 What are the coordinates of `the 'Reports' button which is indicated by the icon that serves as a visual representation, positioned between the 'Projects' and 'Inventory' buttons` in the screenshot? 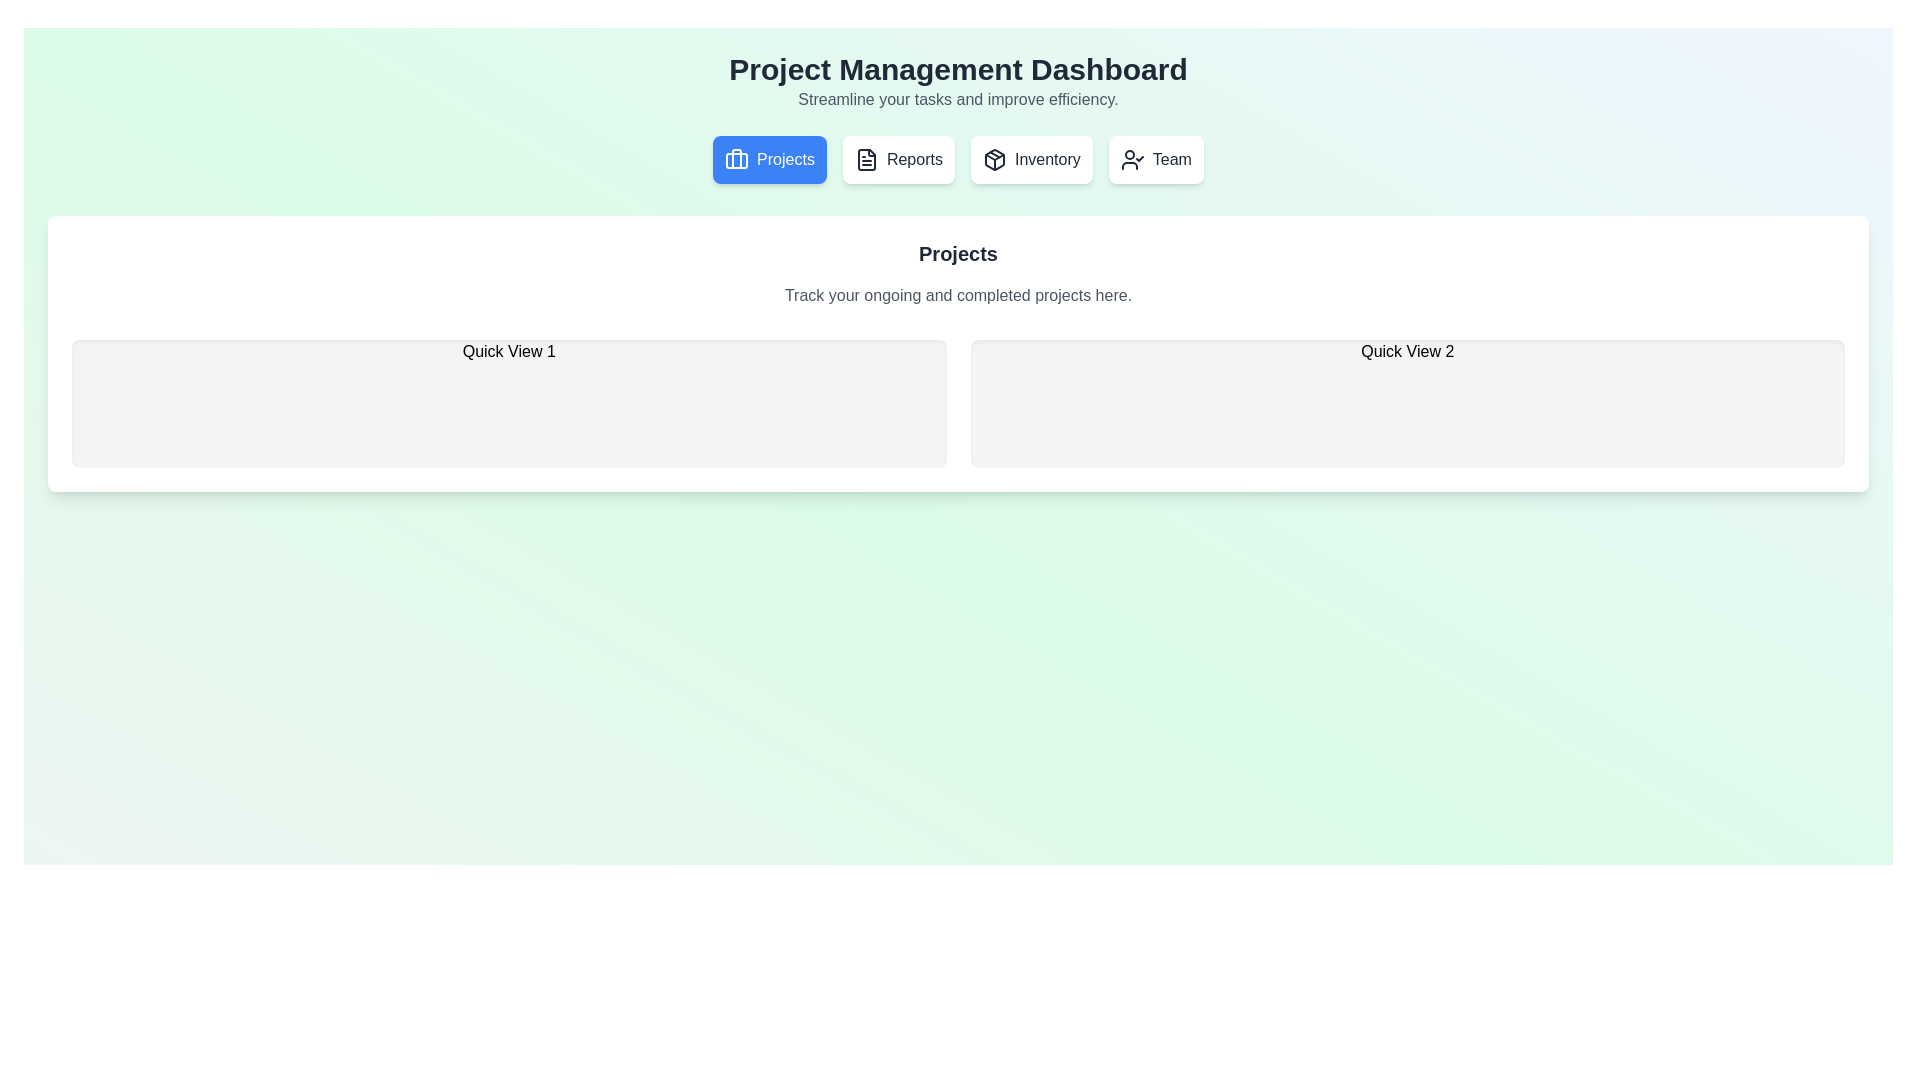 It's located at (866, 158).